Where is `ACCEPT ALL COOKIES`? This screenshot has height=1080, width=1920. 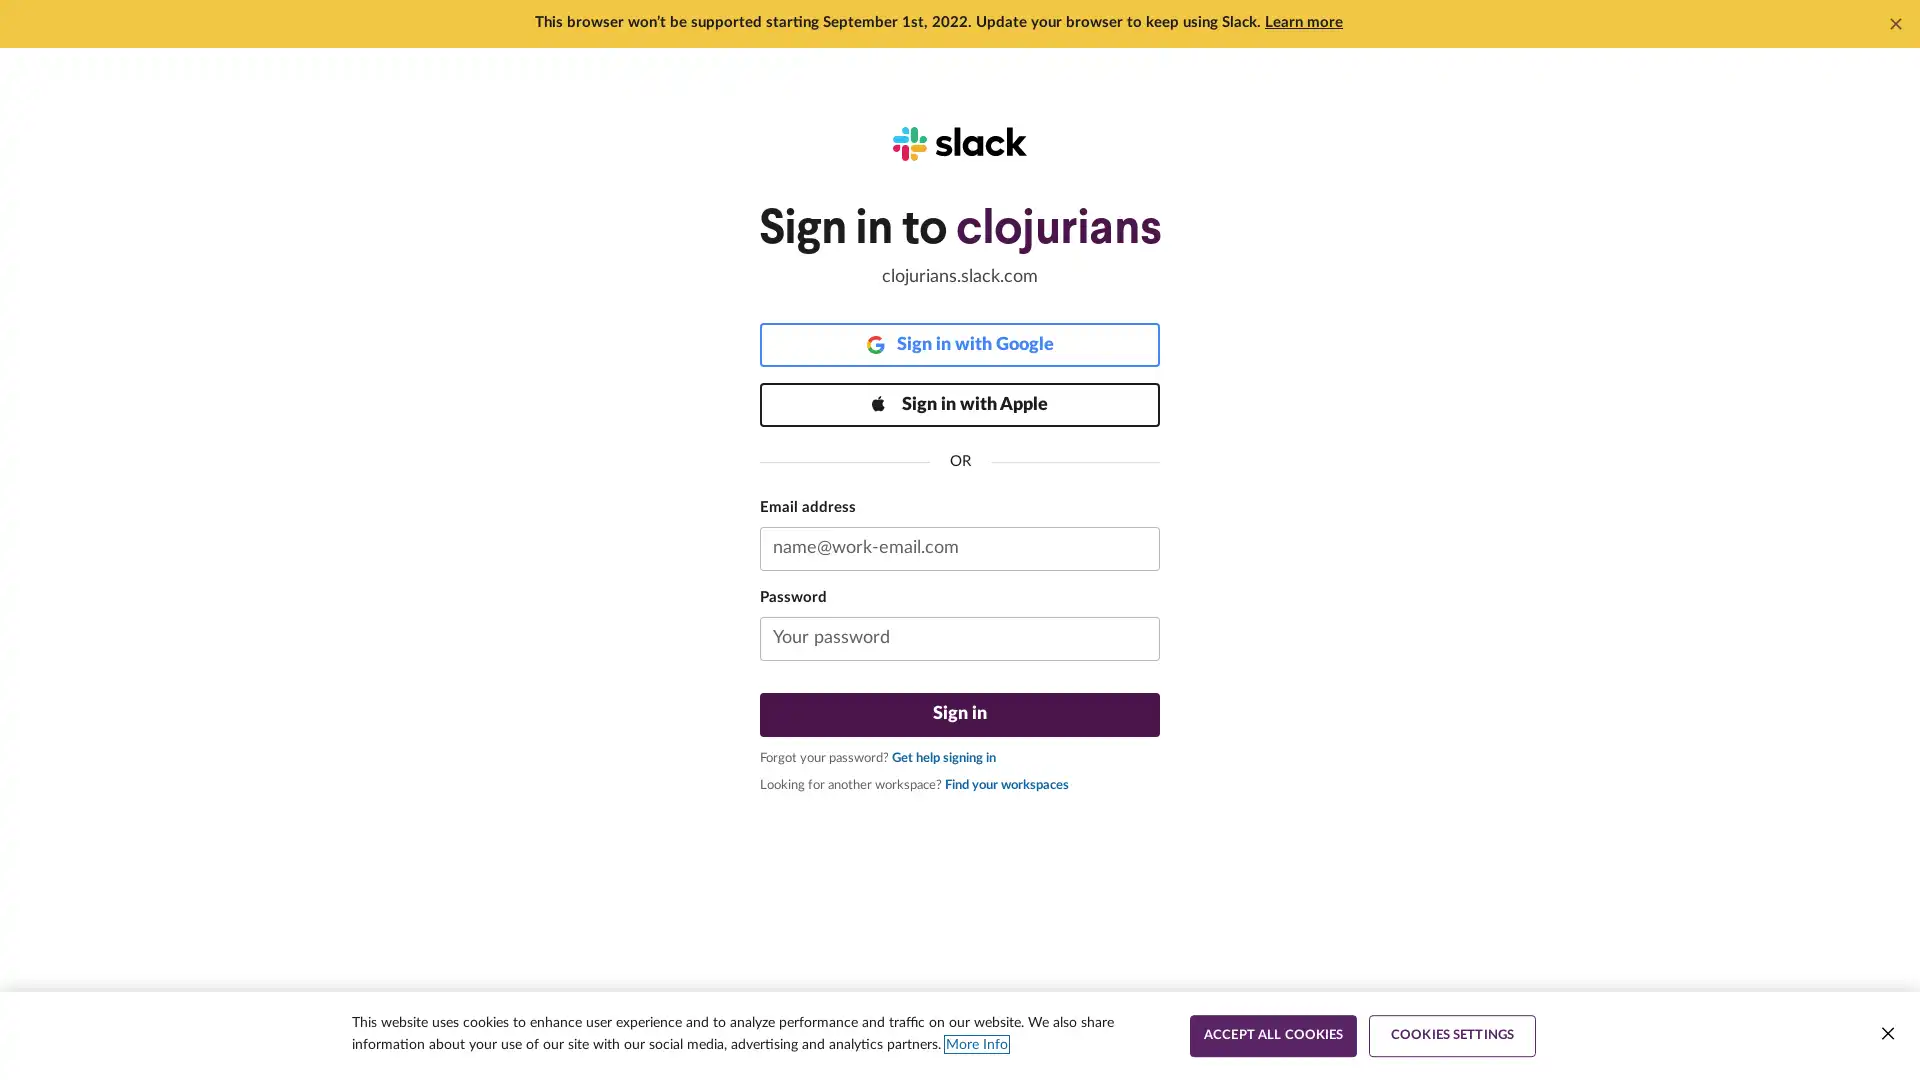
ACCEPT ALL COOKIES is located at coordinates (1272, 1035).